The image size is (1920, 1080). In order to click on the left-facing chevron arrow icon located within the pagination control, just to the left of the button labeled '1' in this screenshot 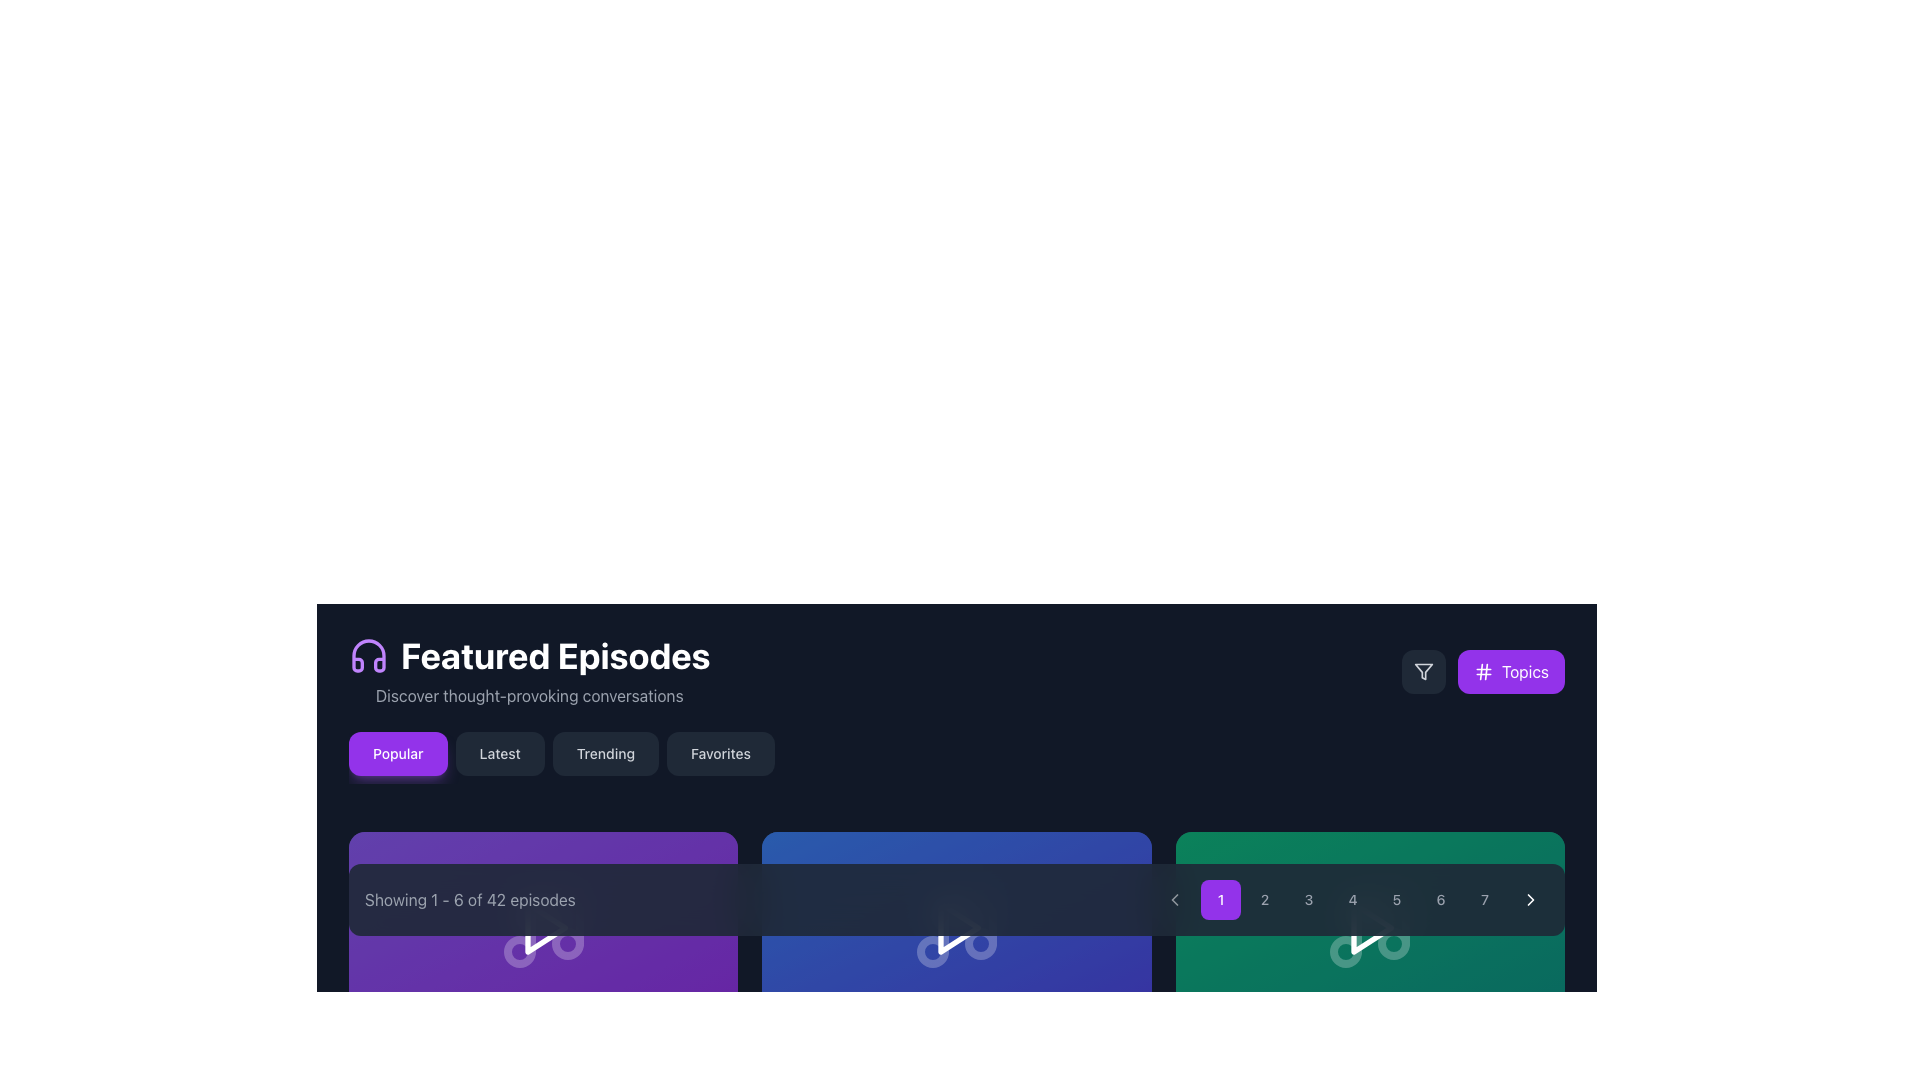, I will do `click(1175, 898)`.